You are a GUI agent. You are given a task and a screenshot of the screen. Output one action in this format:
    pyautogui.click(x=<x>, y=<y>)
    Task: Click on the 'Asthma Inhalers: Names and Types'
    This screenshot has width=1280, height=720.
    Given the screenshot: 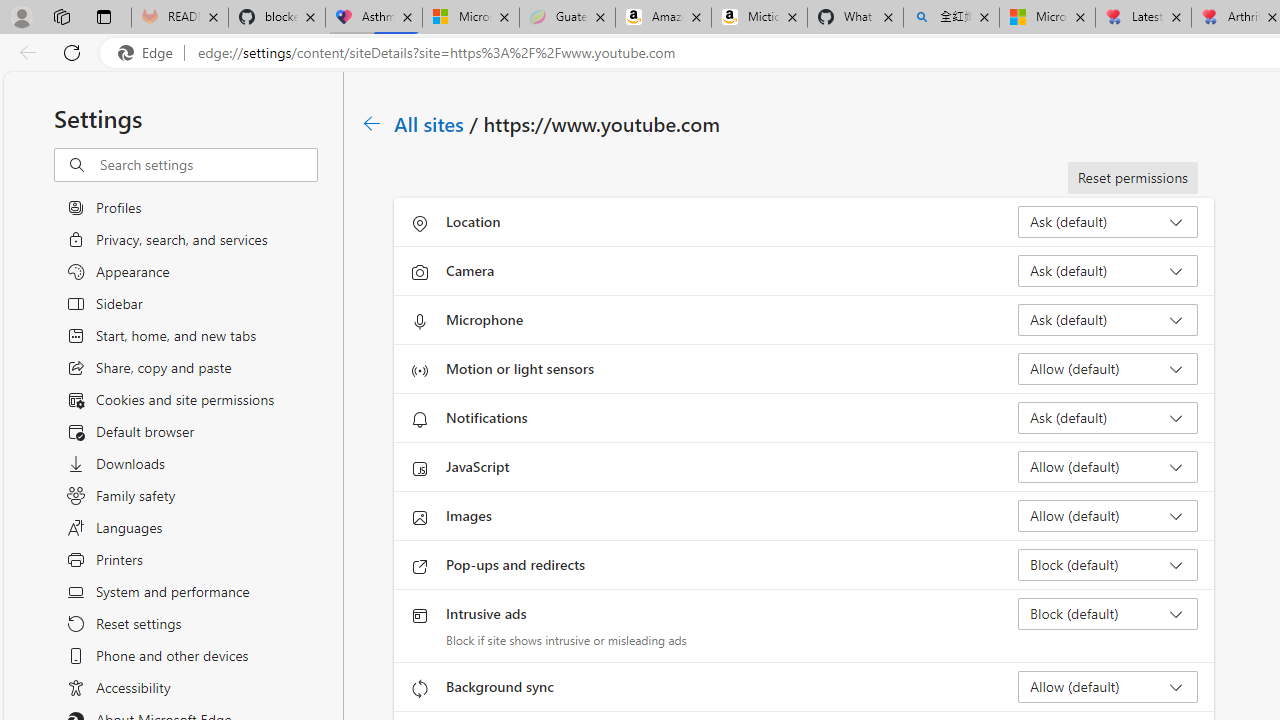 What is the action you would take?
    pyautogui.click(x=374, y=17)
    